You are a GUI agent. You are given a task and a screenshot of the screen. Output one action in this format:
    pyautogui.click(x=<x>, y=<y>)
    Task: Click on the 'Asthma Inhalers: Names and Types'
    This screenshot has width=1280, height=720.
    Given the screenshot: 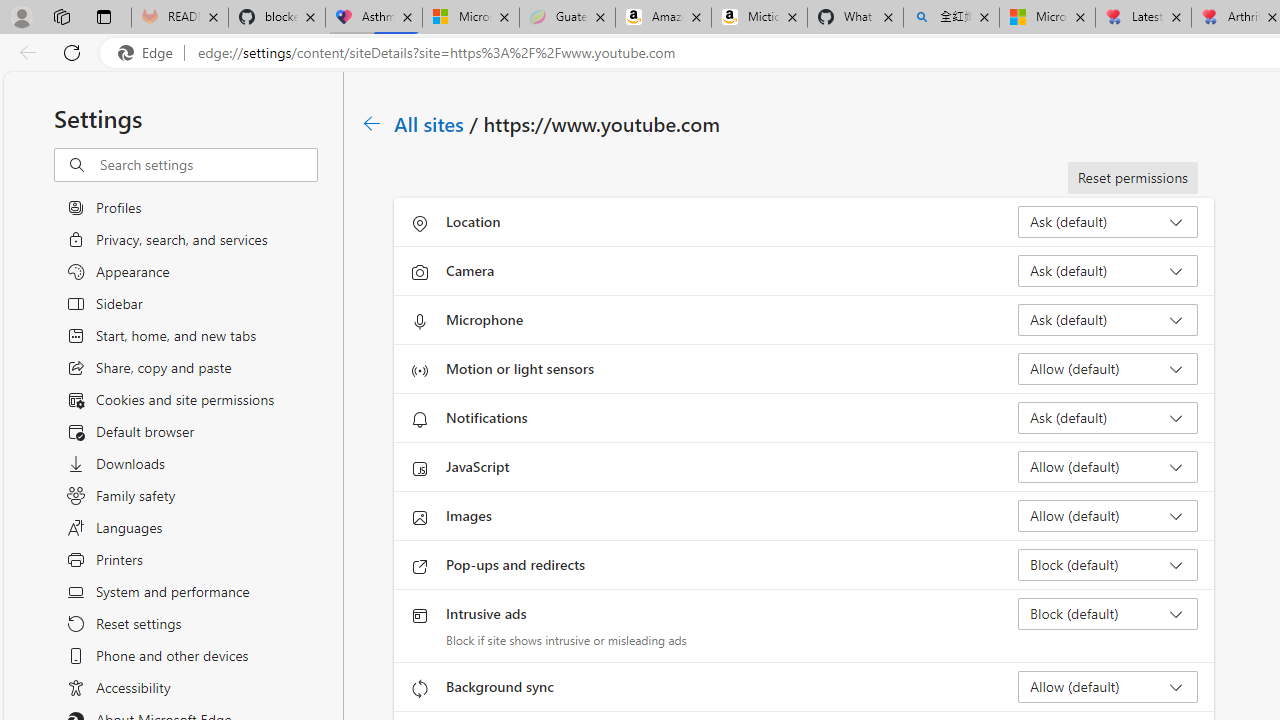 What is the action you would take?
    pyautogui.click(x=374, y=17)
    